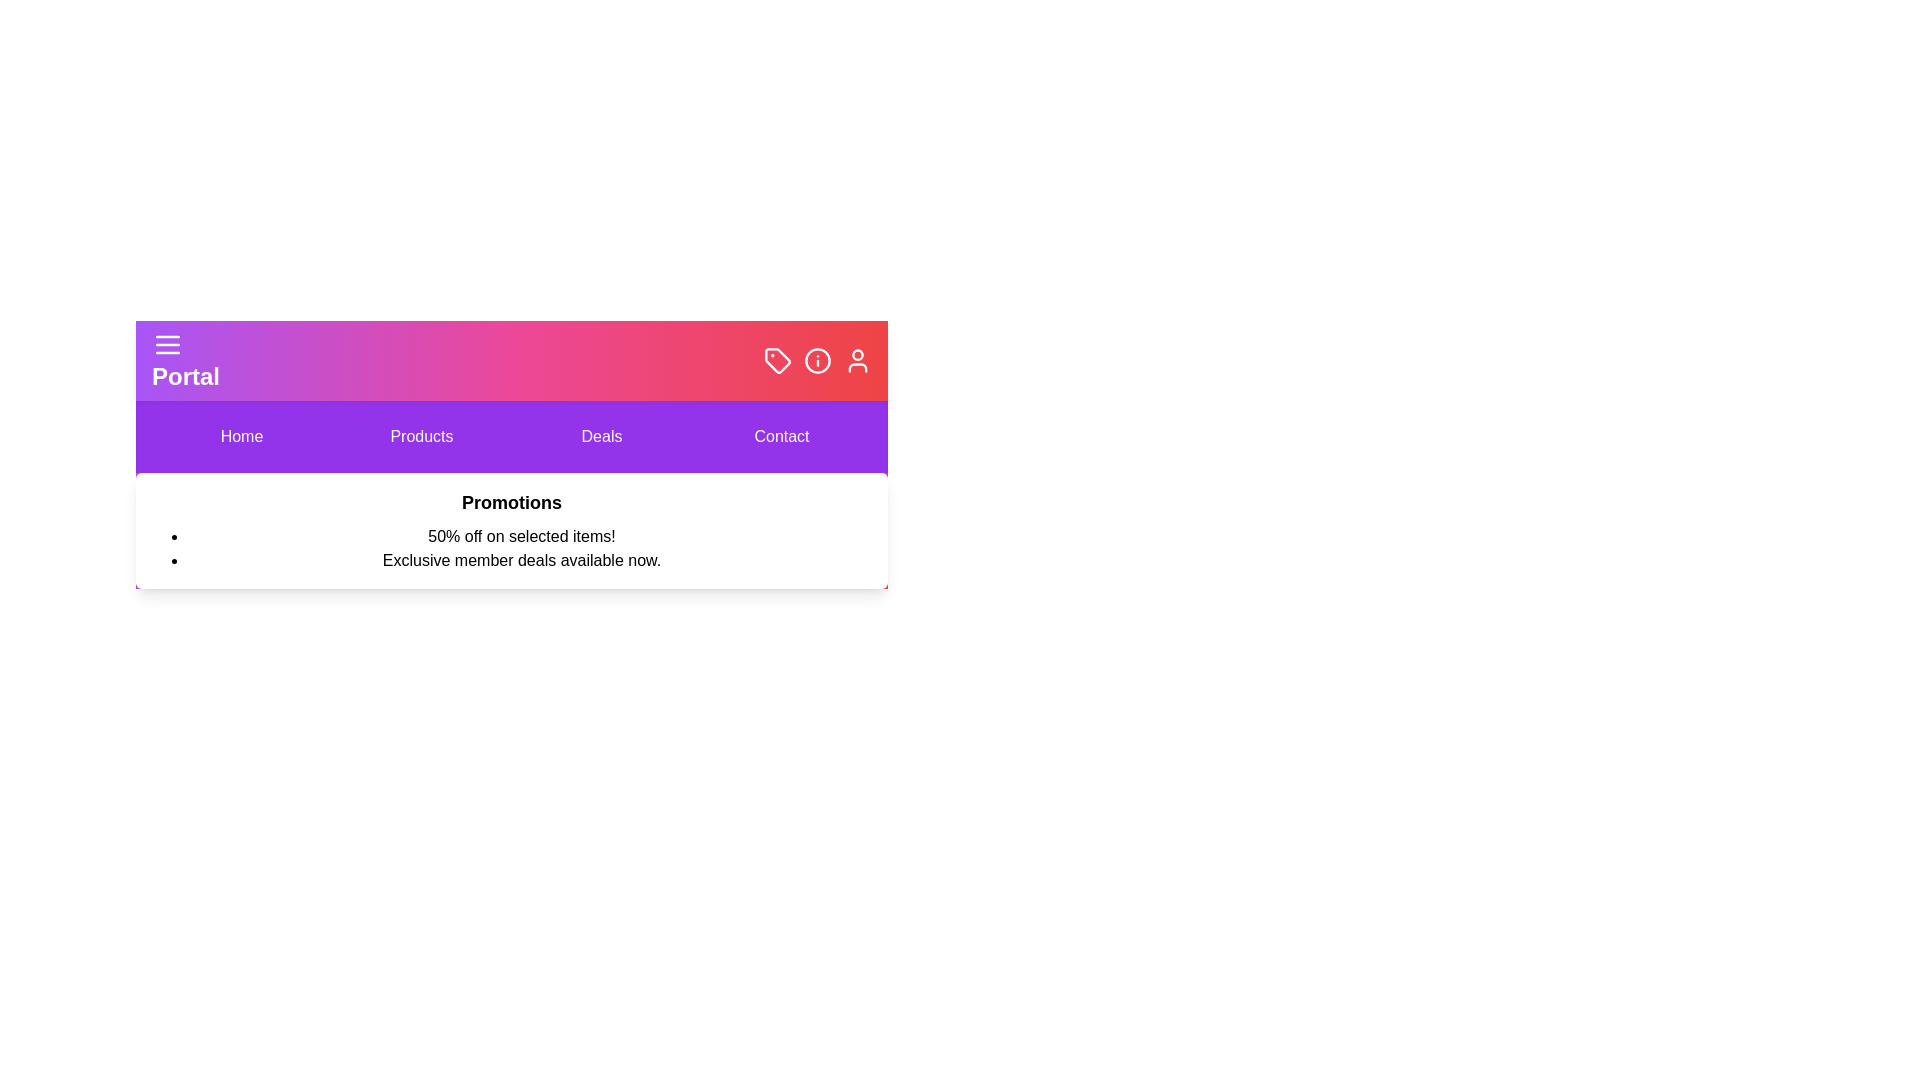 The width and height of the screenshot is (1920, 1080). Describe the element at coordinates (168, 343) in the screenshot. I see `the icon Menu to observe visual feedback` at that location.